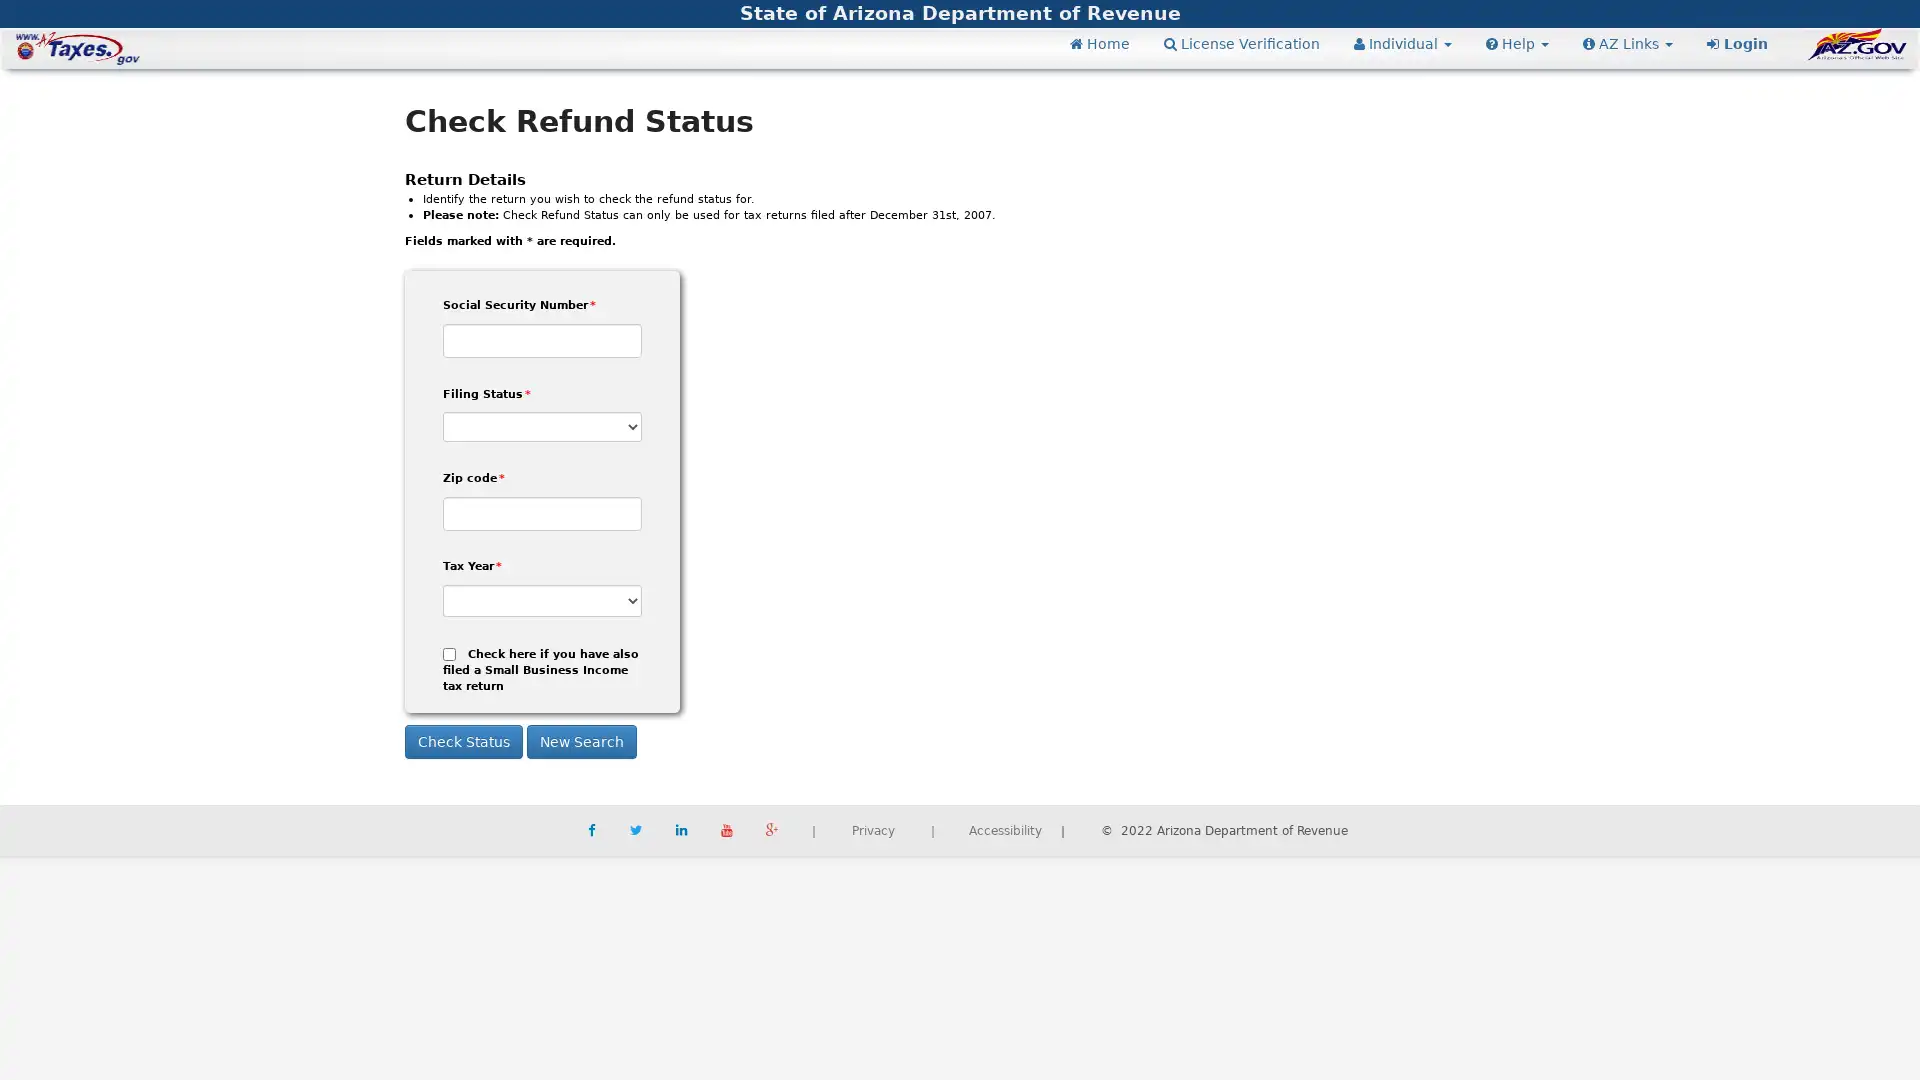 This screenshot has height=1080, width=1920. What do you see at coordinates (463, 740) in the screenshot?
I see `Check Status` at bounding box center [463, 740].